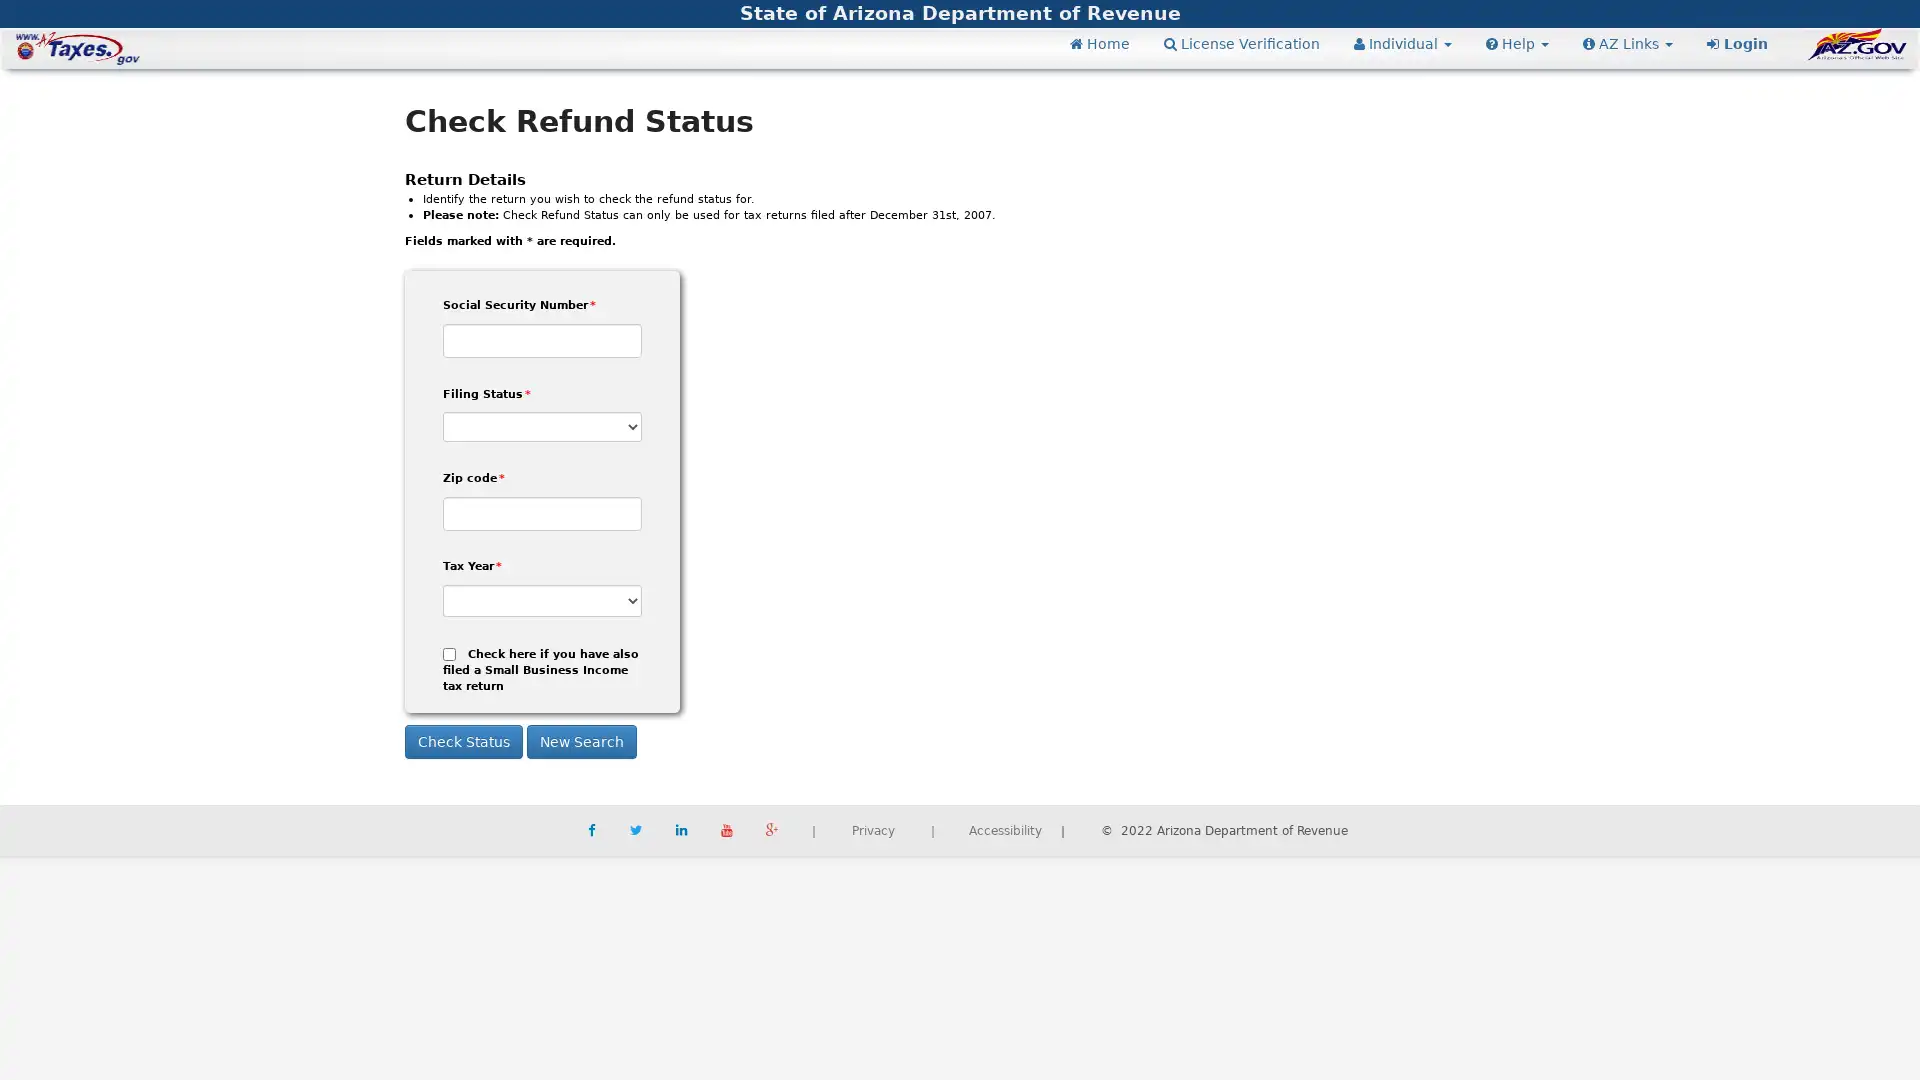 This screenshot has height=1080, width=1920. What do you see at coordinates (463, 740) in the screenshot?
I see `Check Status` at bounding box center [463, 740].